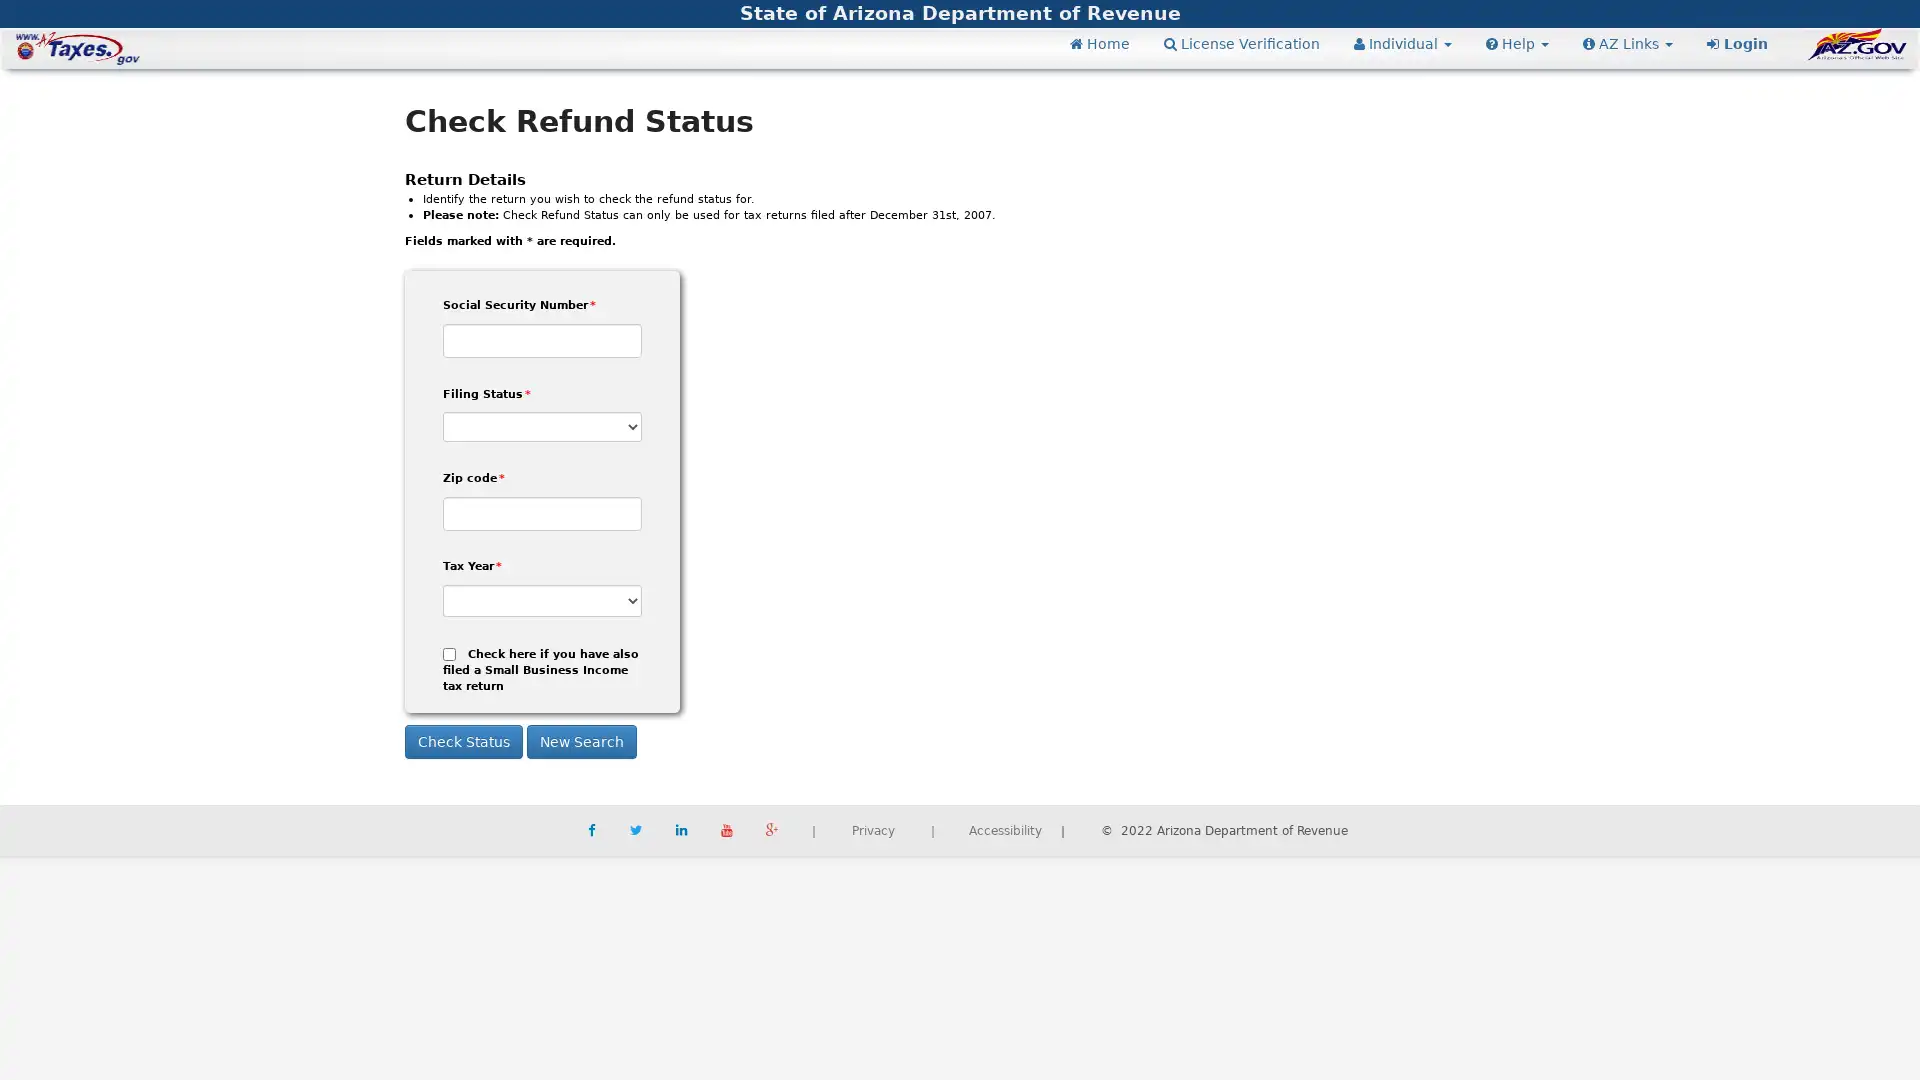 This screenshot has height=1080, width=1920. What do you see at coordinates (463, 740) in the screenshot?
I see `Check Status` at bounding box center [463, 740].